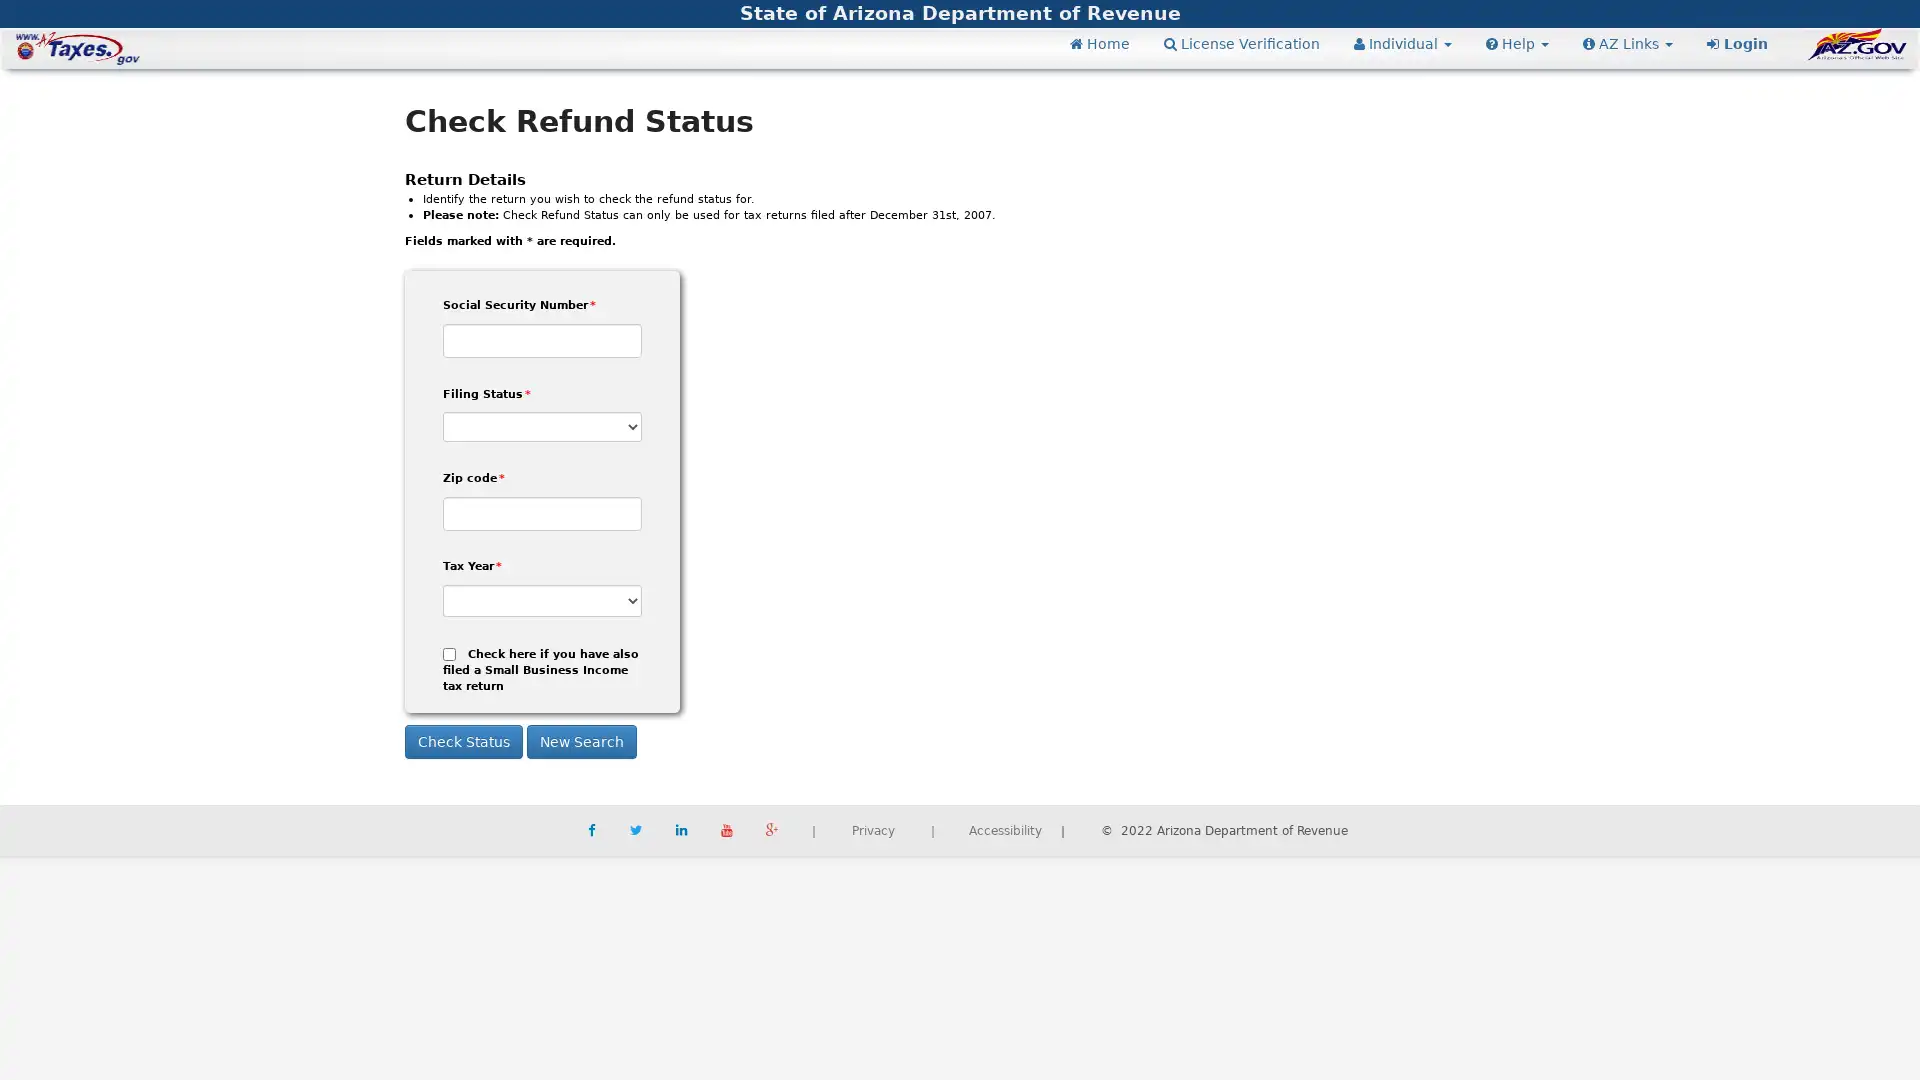 This screenshot has height=1080, width=1920. What do you see at coordinates (463, 740) in the screenshot?
I see `Check Status` at bounding box center [463, 740].